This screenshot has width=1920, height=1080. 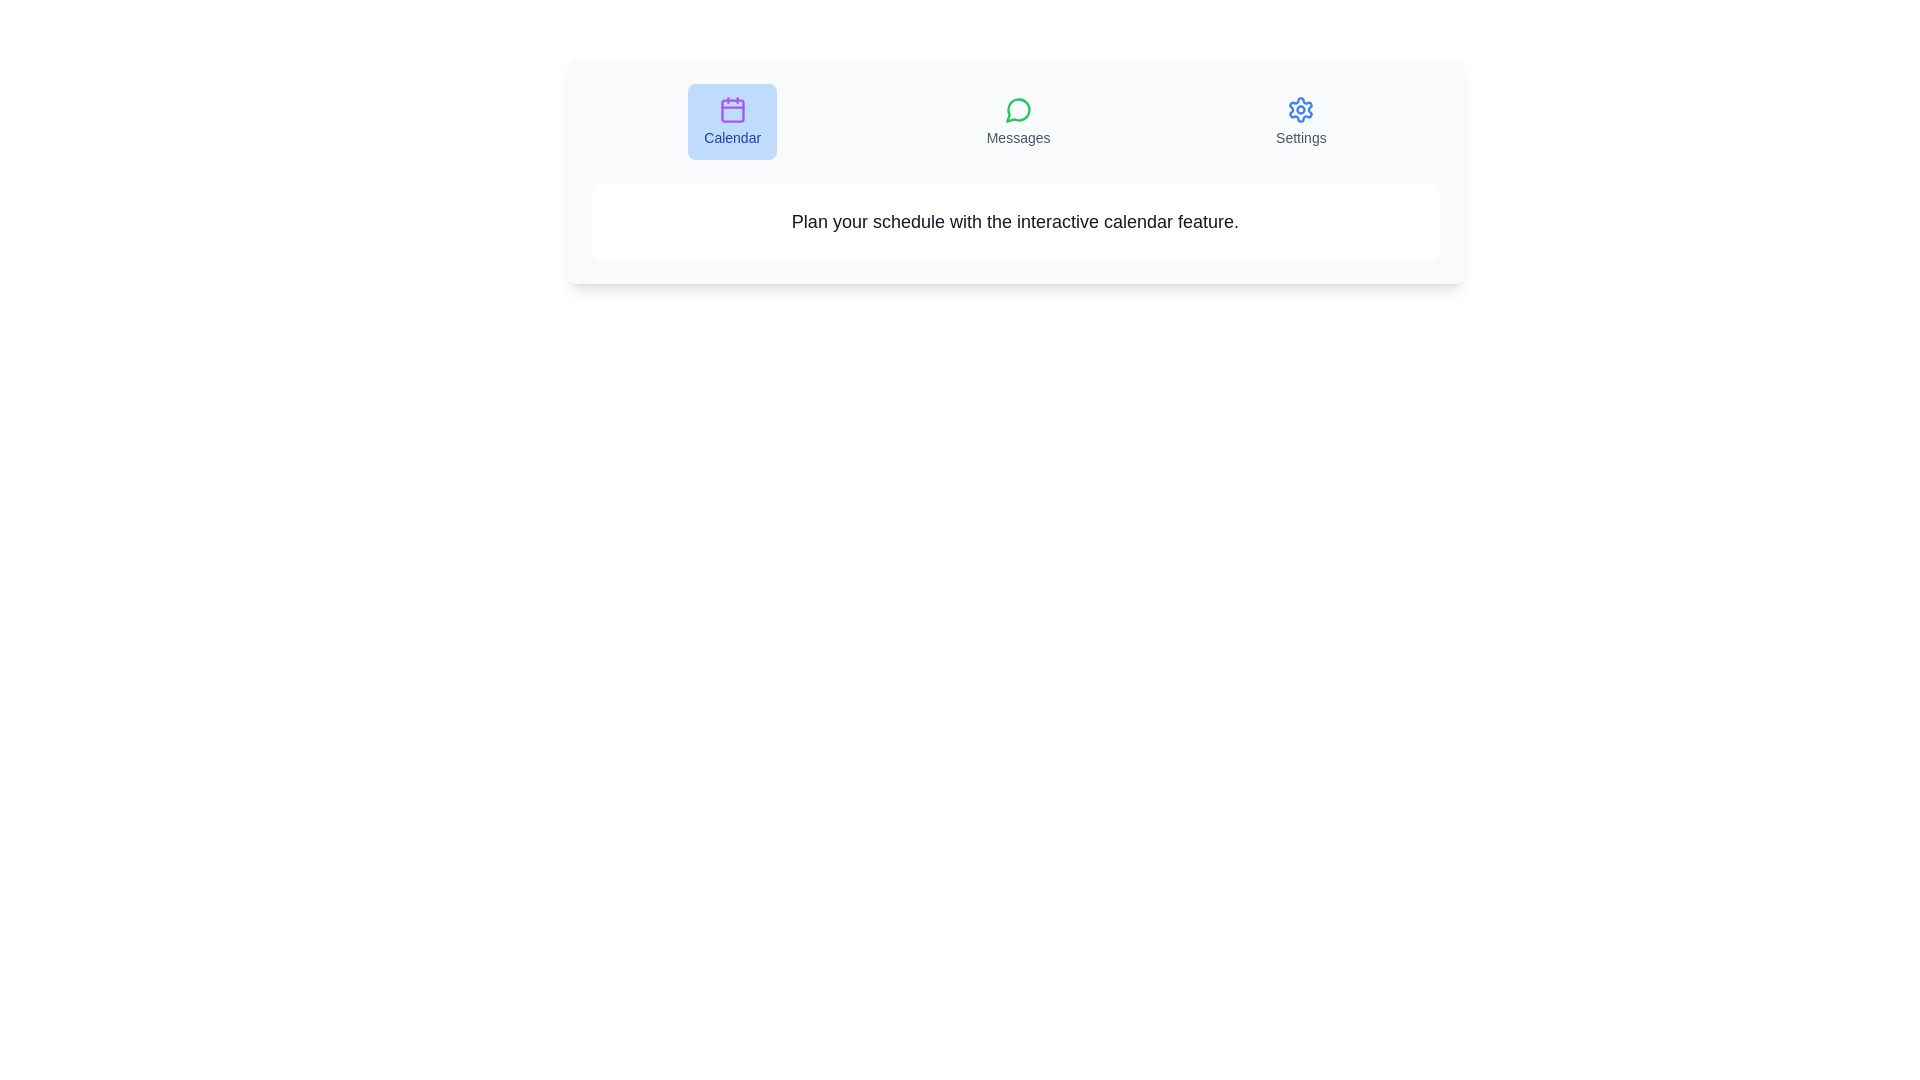 What do you see at coordinates (730, 122) in the screenshot?
I see `the Calendar tab from the available options` at bounding box center [730, 122].